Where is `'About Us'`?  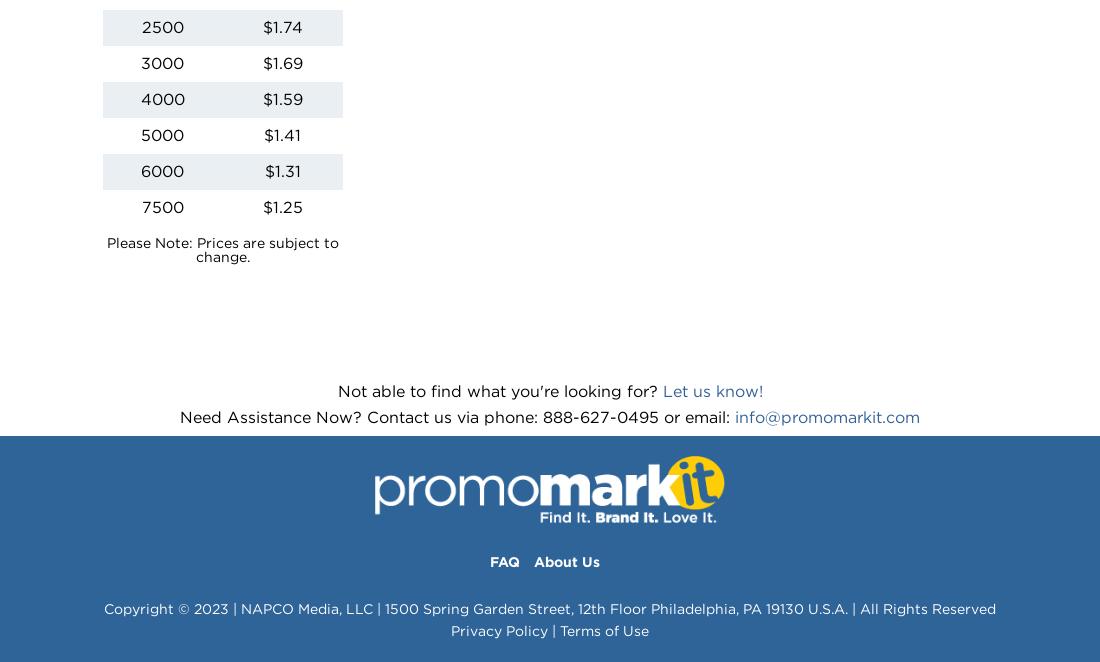 'About Us' is located at coordinates (566, 561).